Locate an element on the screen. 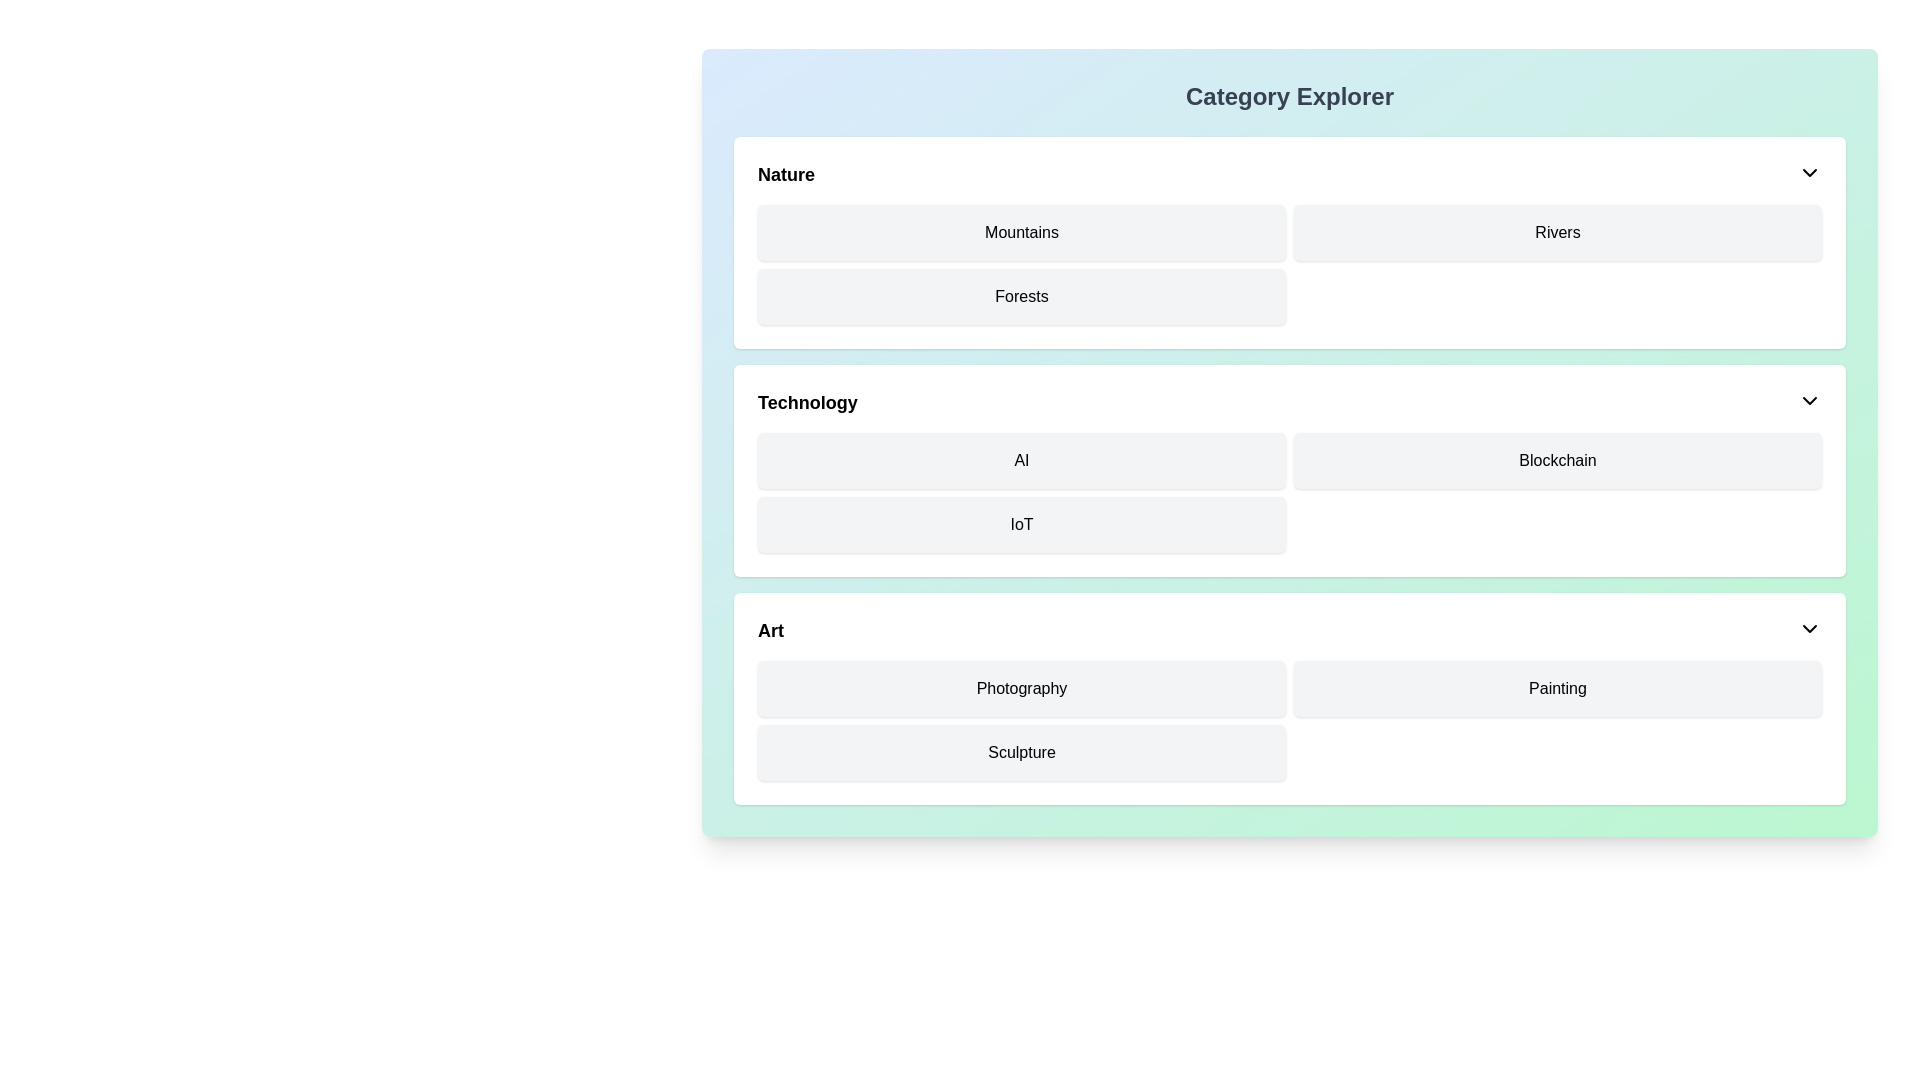 This screenshot has height=1080, width=1920. the 'Painting' button, which is the second button in the 'Art' category section, with a light gray background and rounded borders is located at coordinates (1557, 688).